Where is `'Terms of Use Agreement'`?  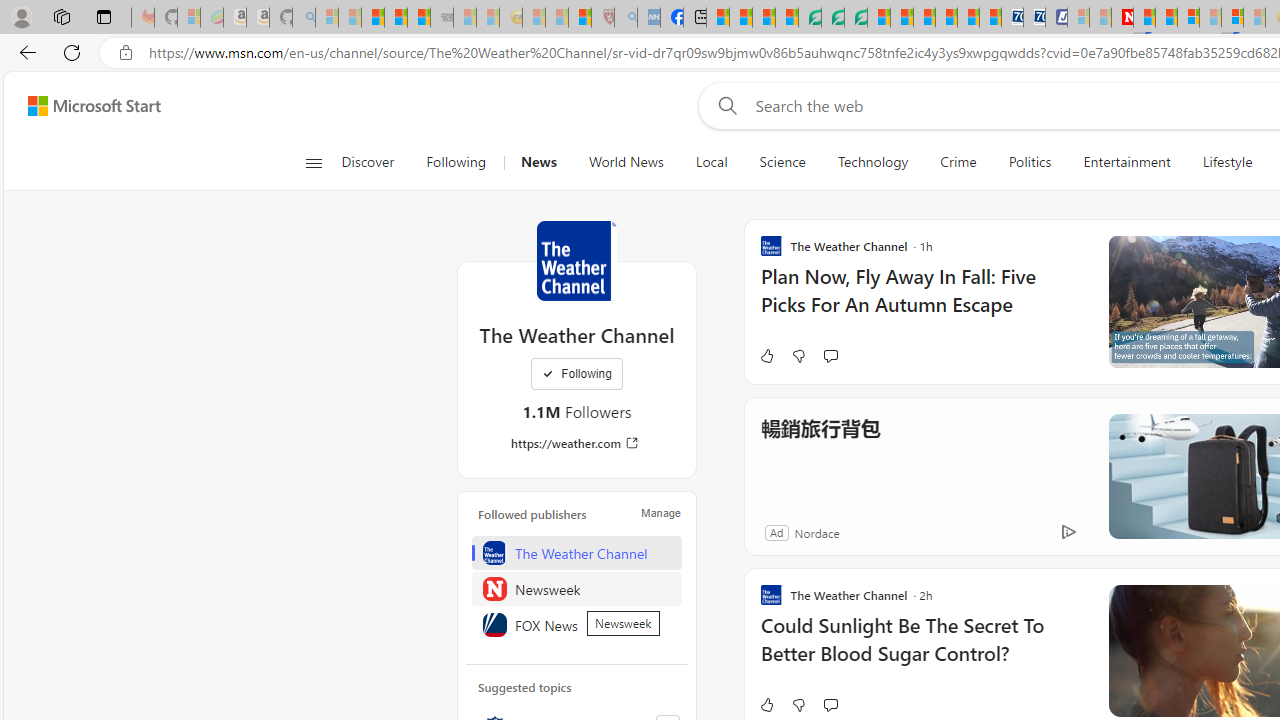 'Terms of Use Agreement' is located at coordinates (832, 17).